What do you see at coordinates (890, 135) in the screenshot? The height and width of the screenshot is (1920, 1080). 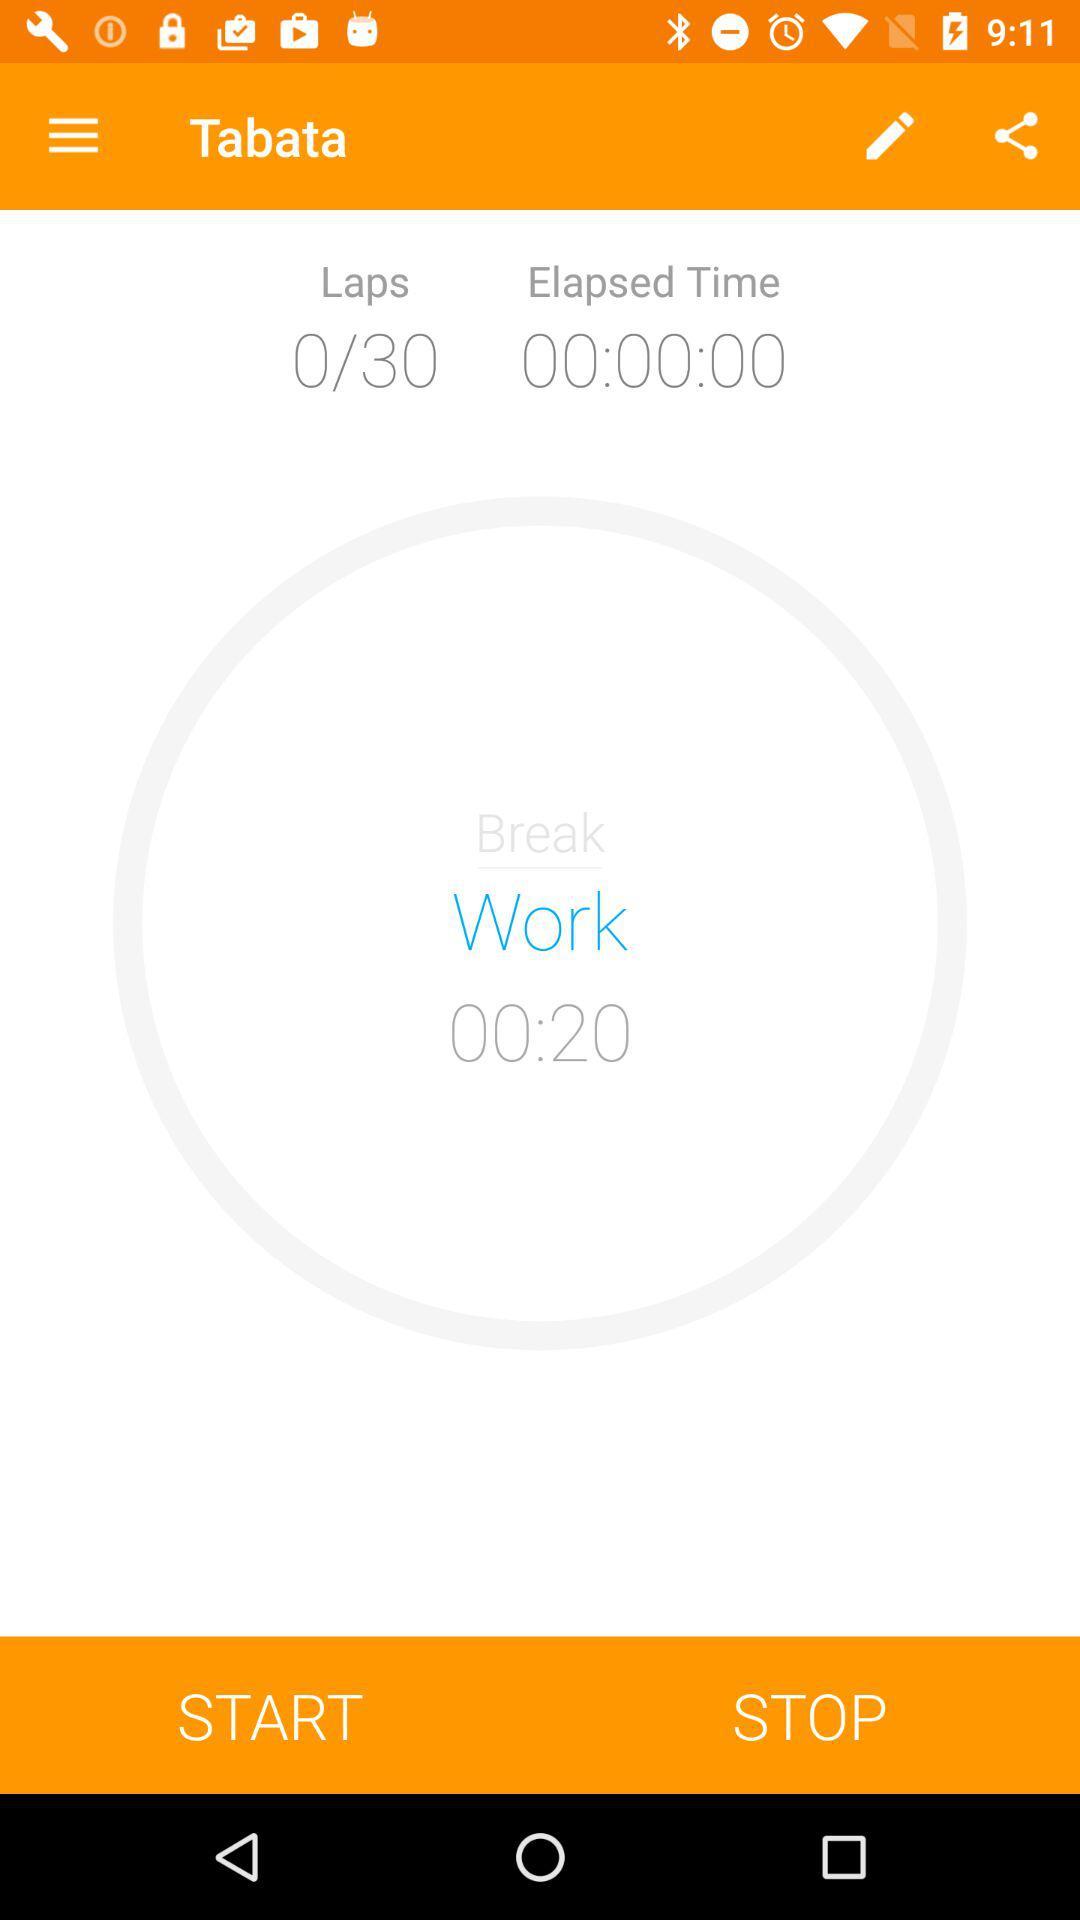 I see `the icon next to the tabata` at bounding box center [890, 135].